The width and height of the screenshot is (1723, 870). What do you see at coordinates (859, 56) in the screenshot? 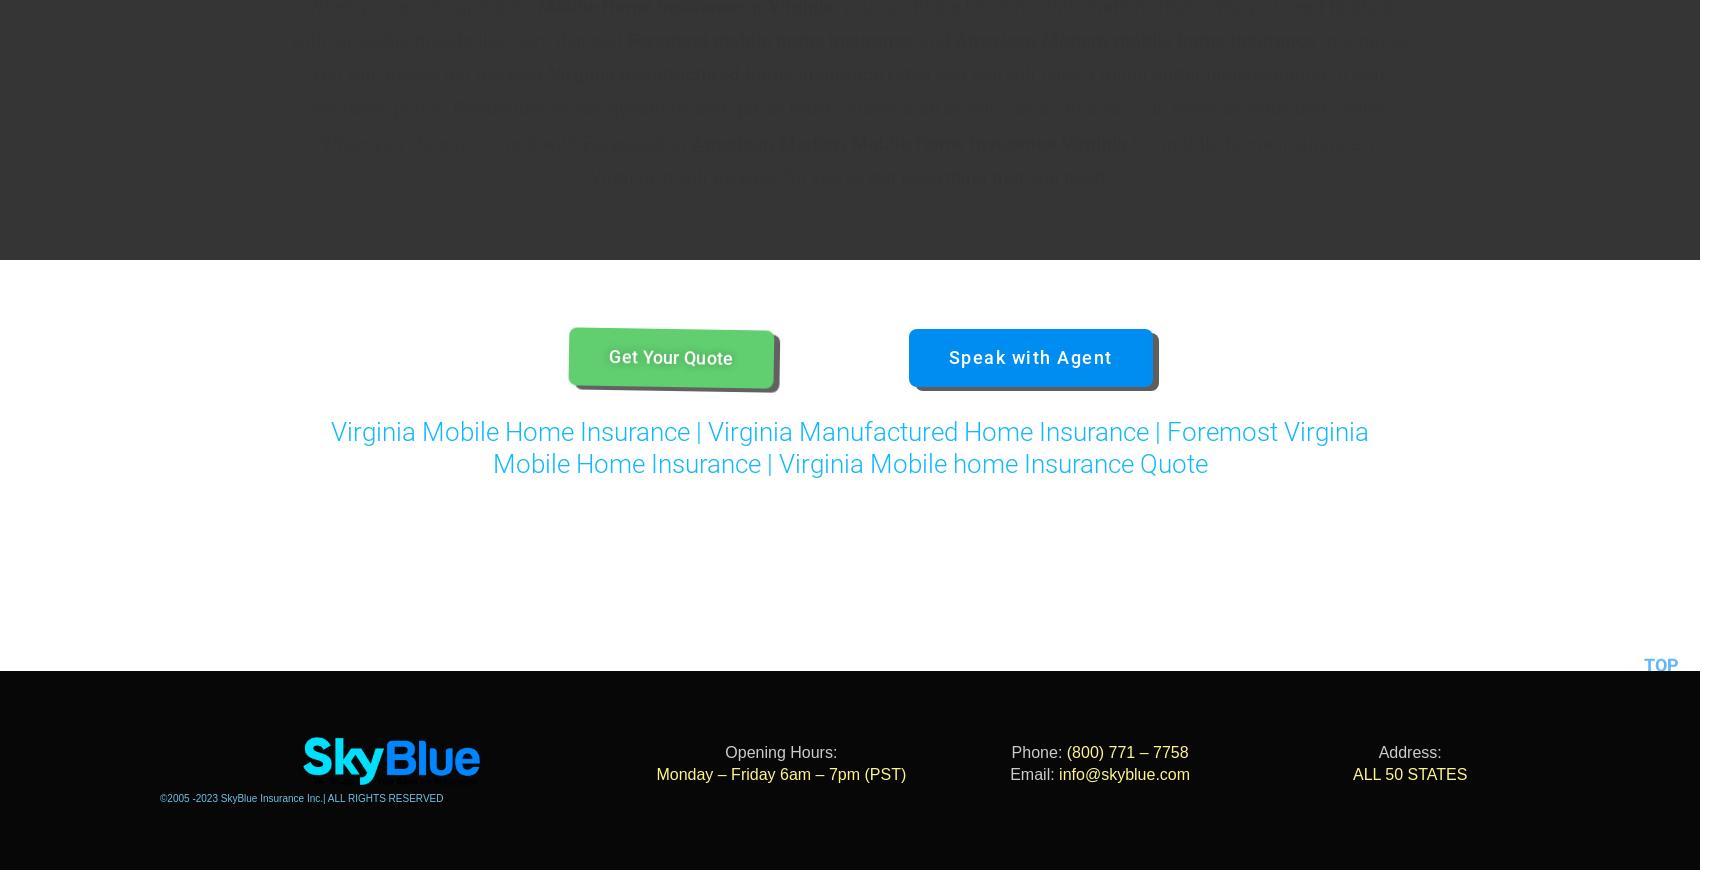
I see `'in Virginia. You will always get the best'` at bounding box center [859, 56].